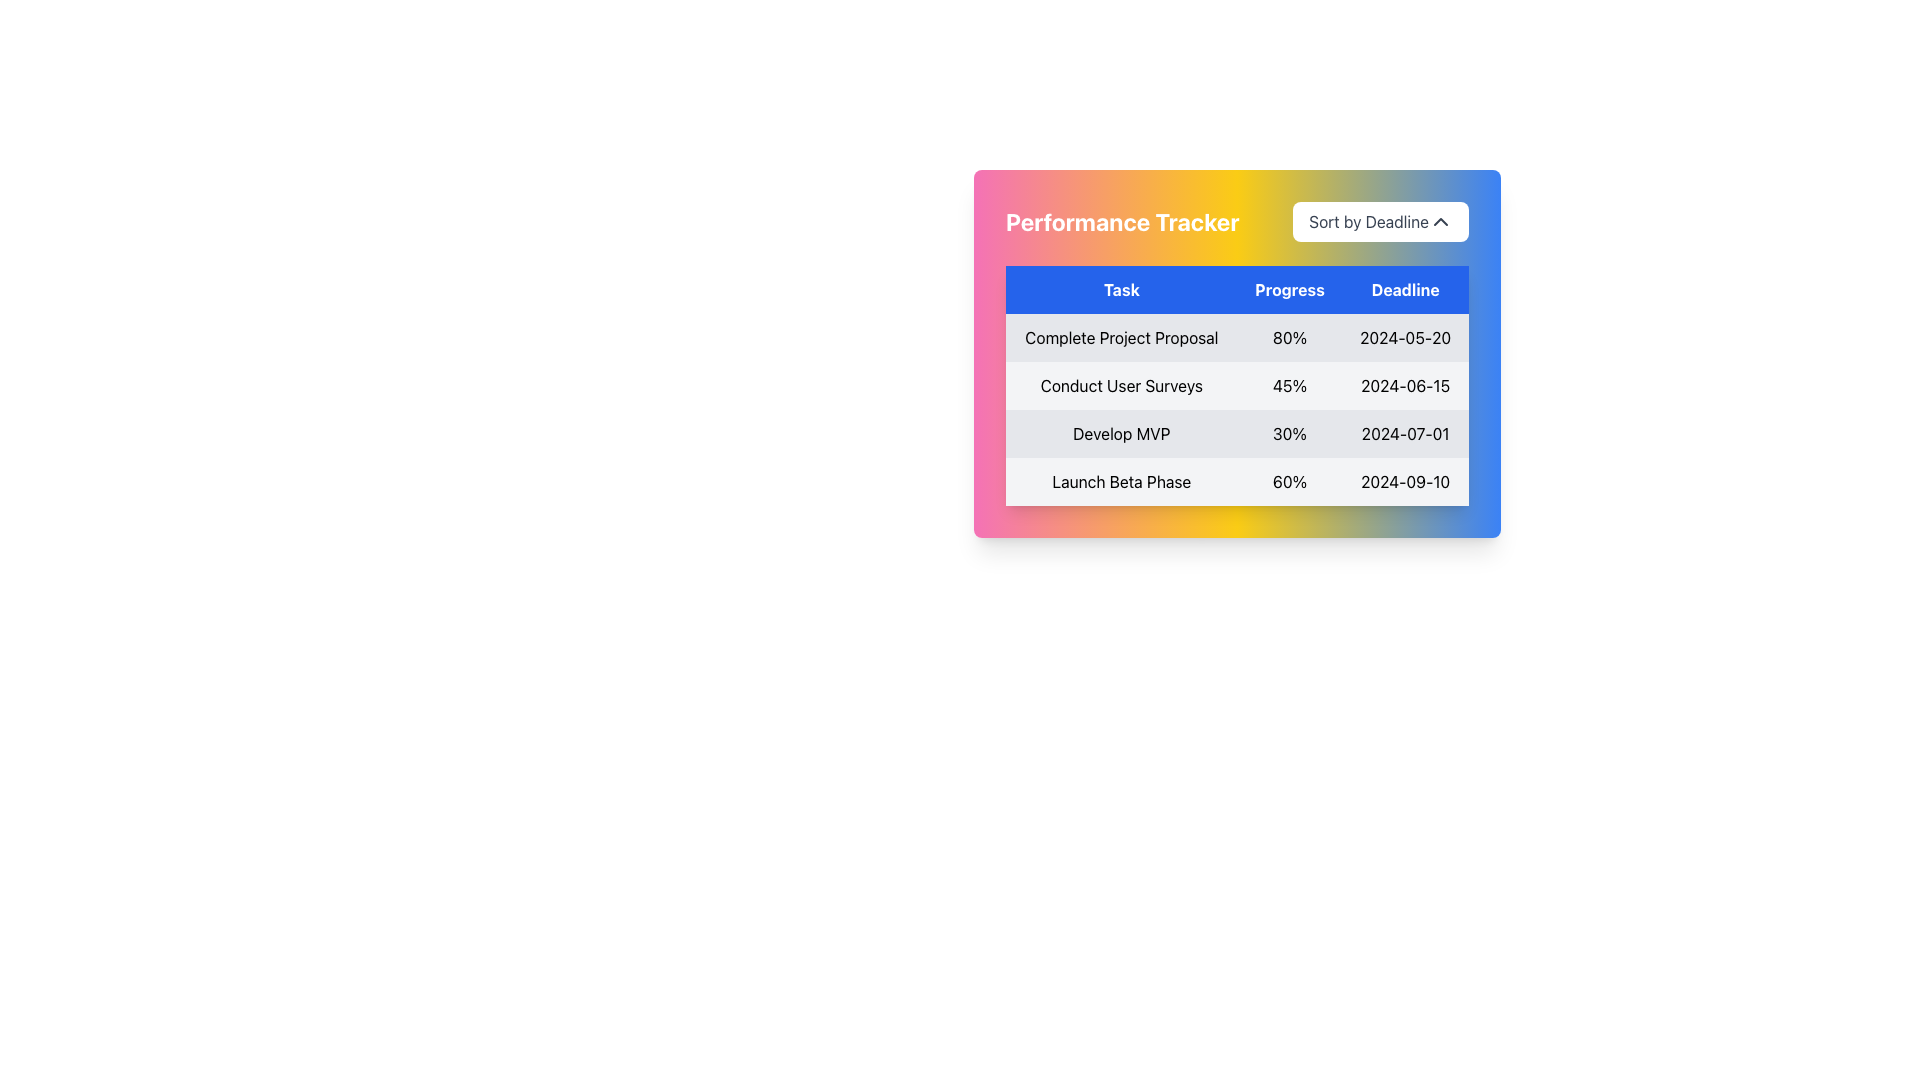  Describe the element at coordinates (1404, 433) in the screenshot. I see `the static text label displaying the deadline date for the 'Develop MVP' task in the 'Deadline' column of the table` at that location.